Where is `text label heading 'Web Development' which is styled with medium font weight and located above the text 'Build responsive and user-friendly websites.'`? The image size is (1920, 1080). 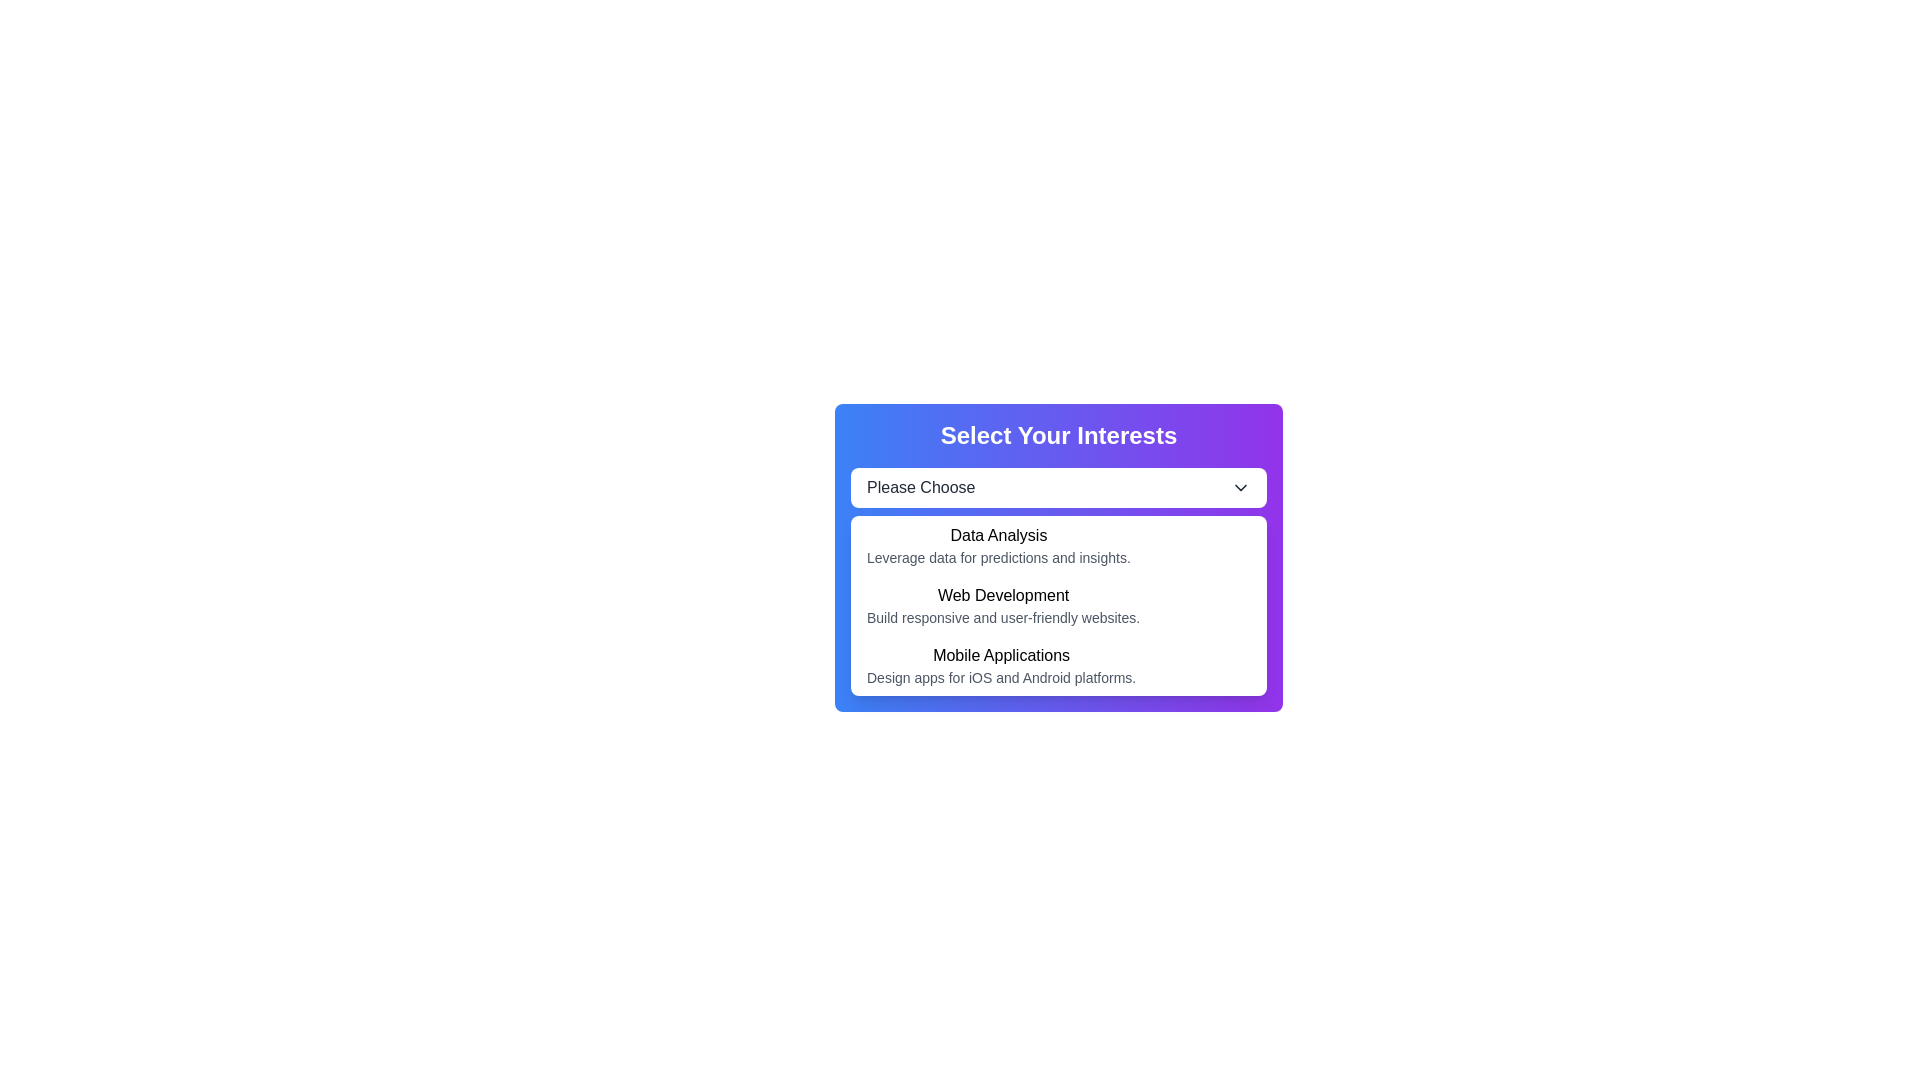
text label heading 'Web Development' which is styled with medium font weight and located above the text 'Build responsive and user-friendly websites.' is located at coordinates (1003, 595).